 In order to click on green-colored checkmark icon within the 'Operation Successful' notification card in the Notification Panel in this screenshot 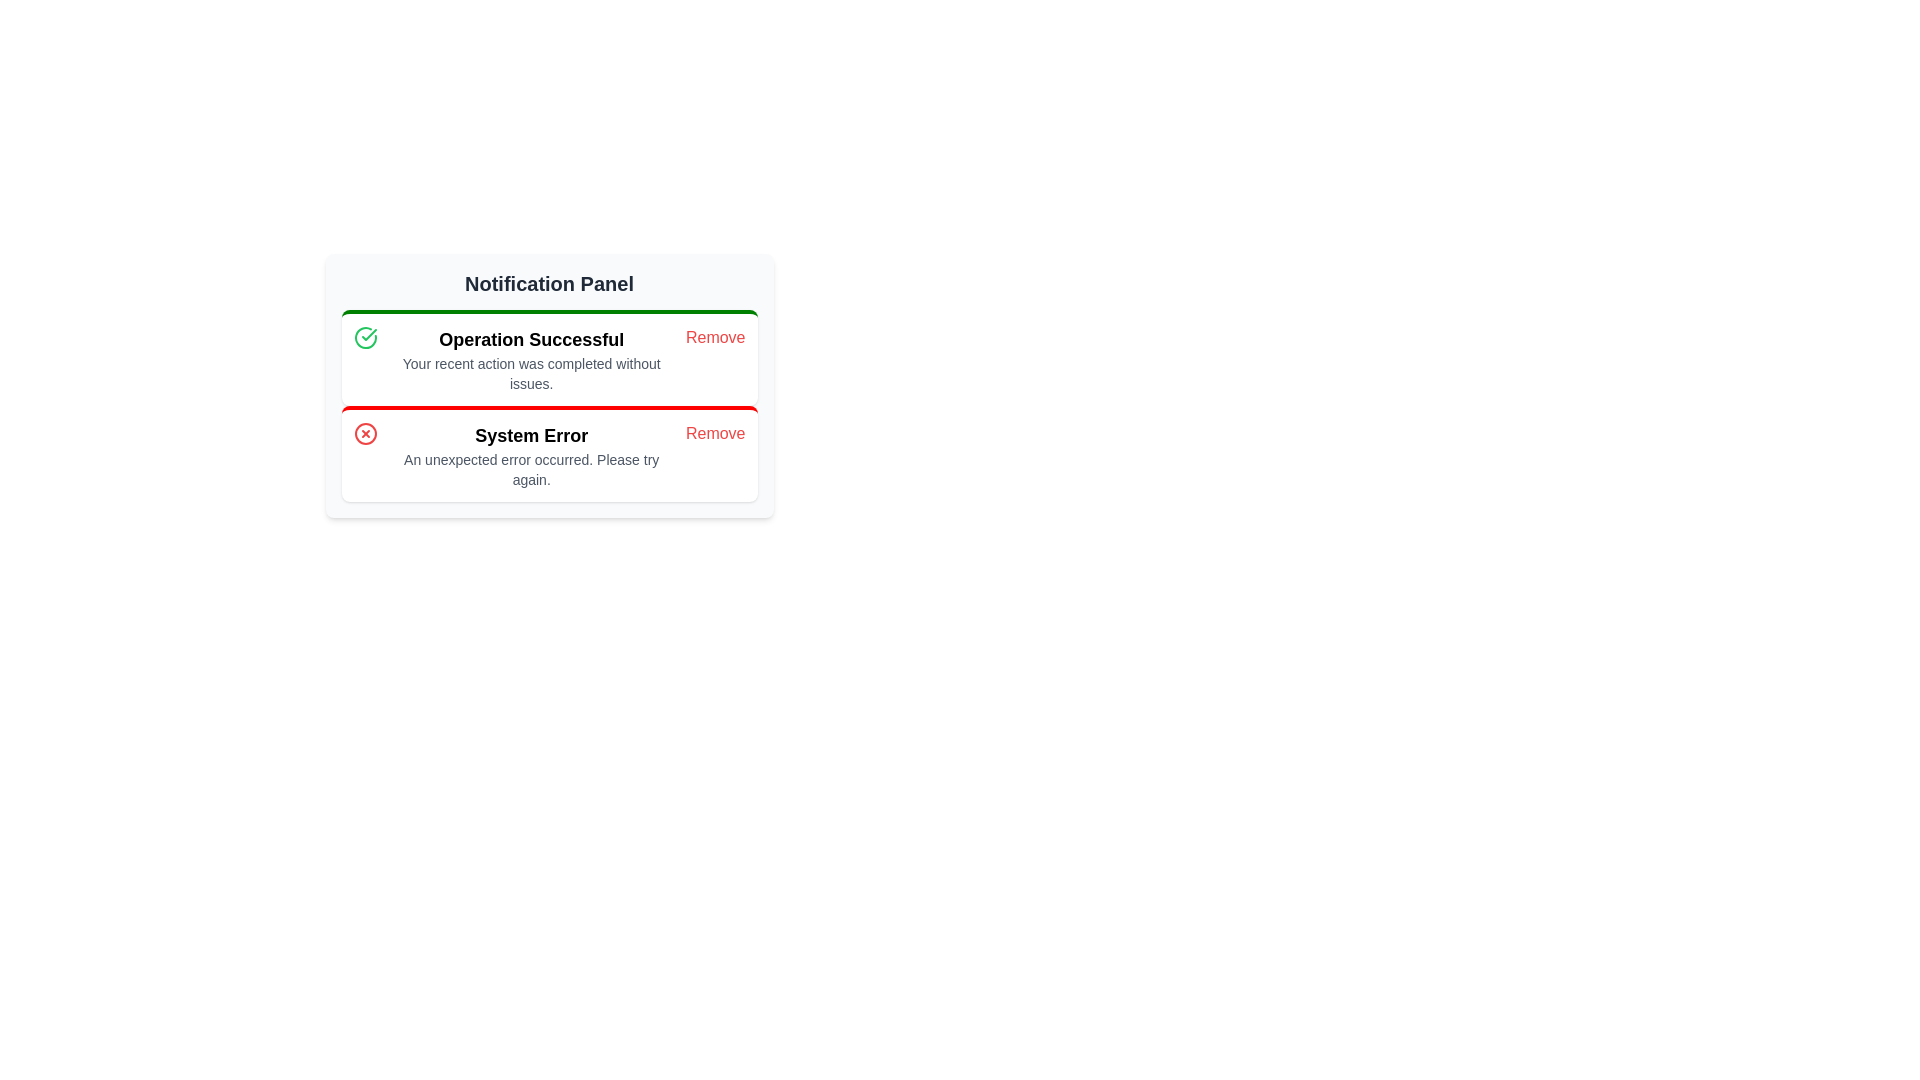, I will do `click(369, 334)`.